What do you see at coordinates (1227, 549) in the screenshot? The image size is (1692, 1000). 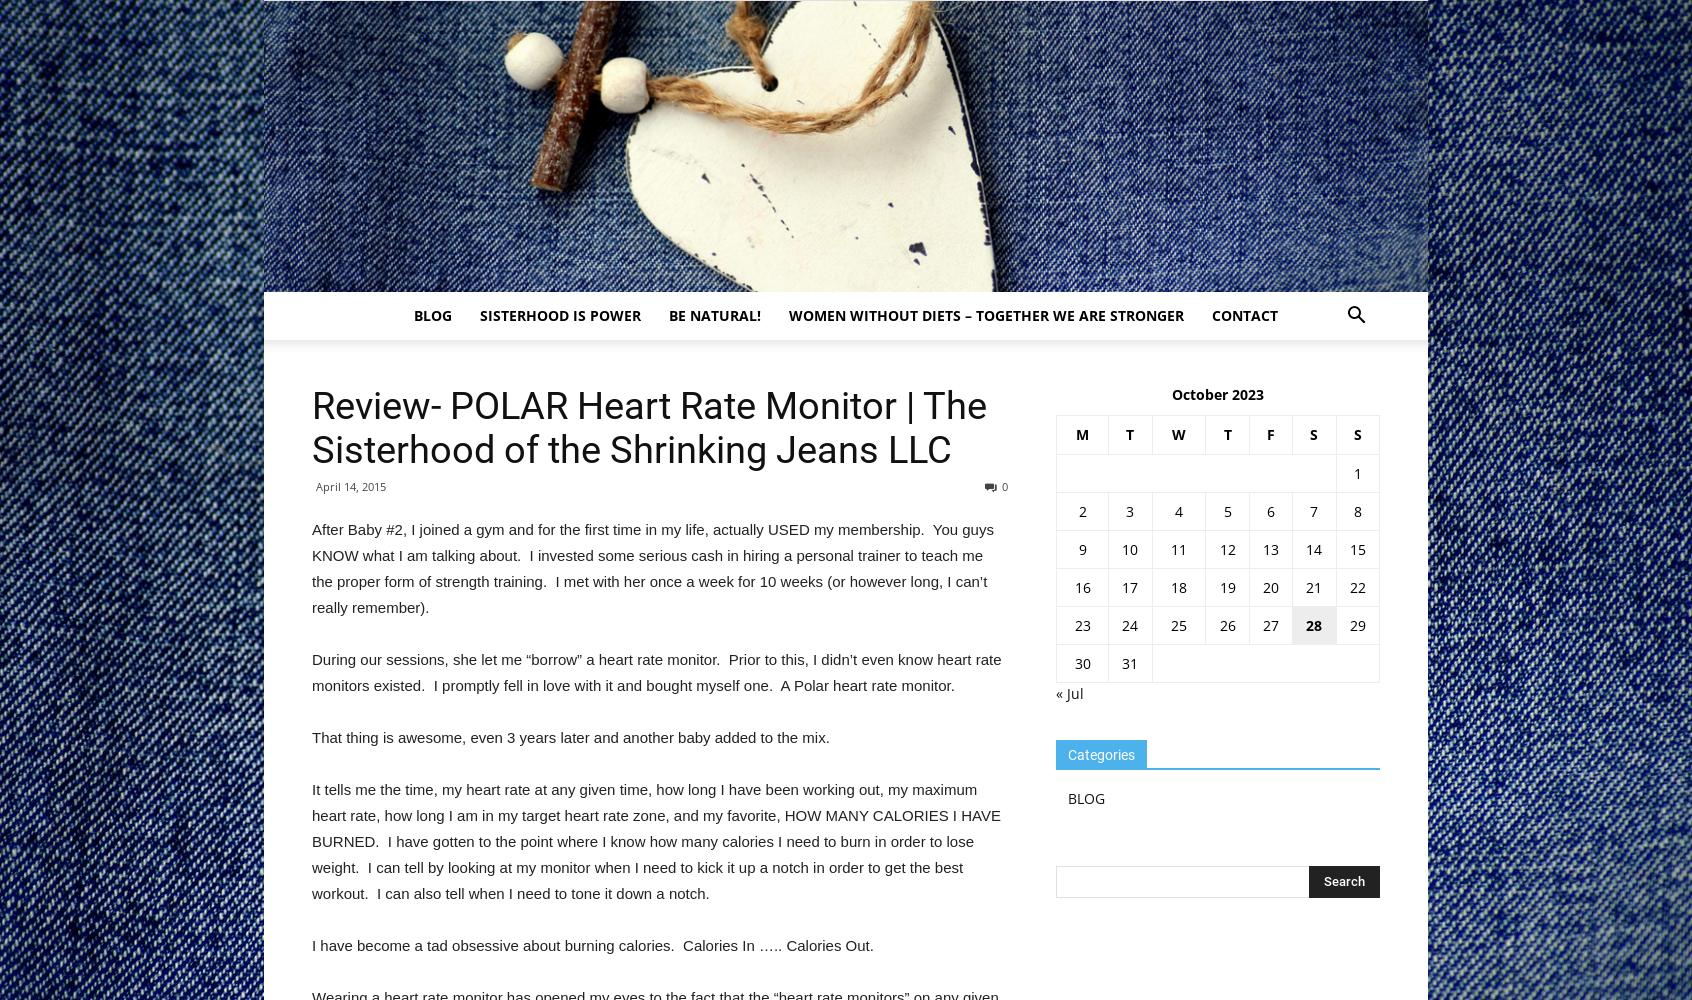 I see `'12'` at bounding box center [1227, 549].